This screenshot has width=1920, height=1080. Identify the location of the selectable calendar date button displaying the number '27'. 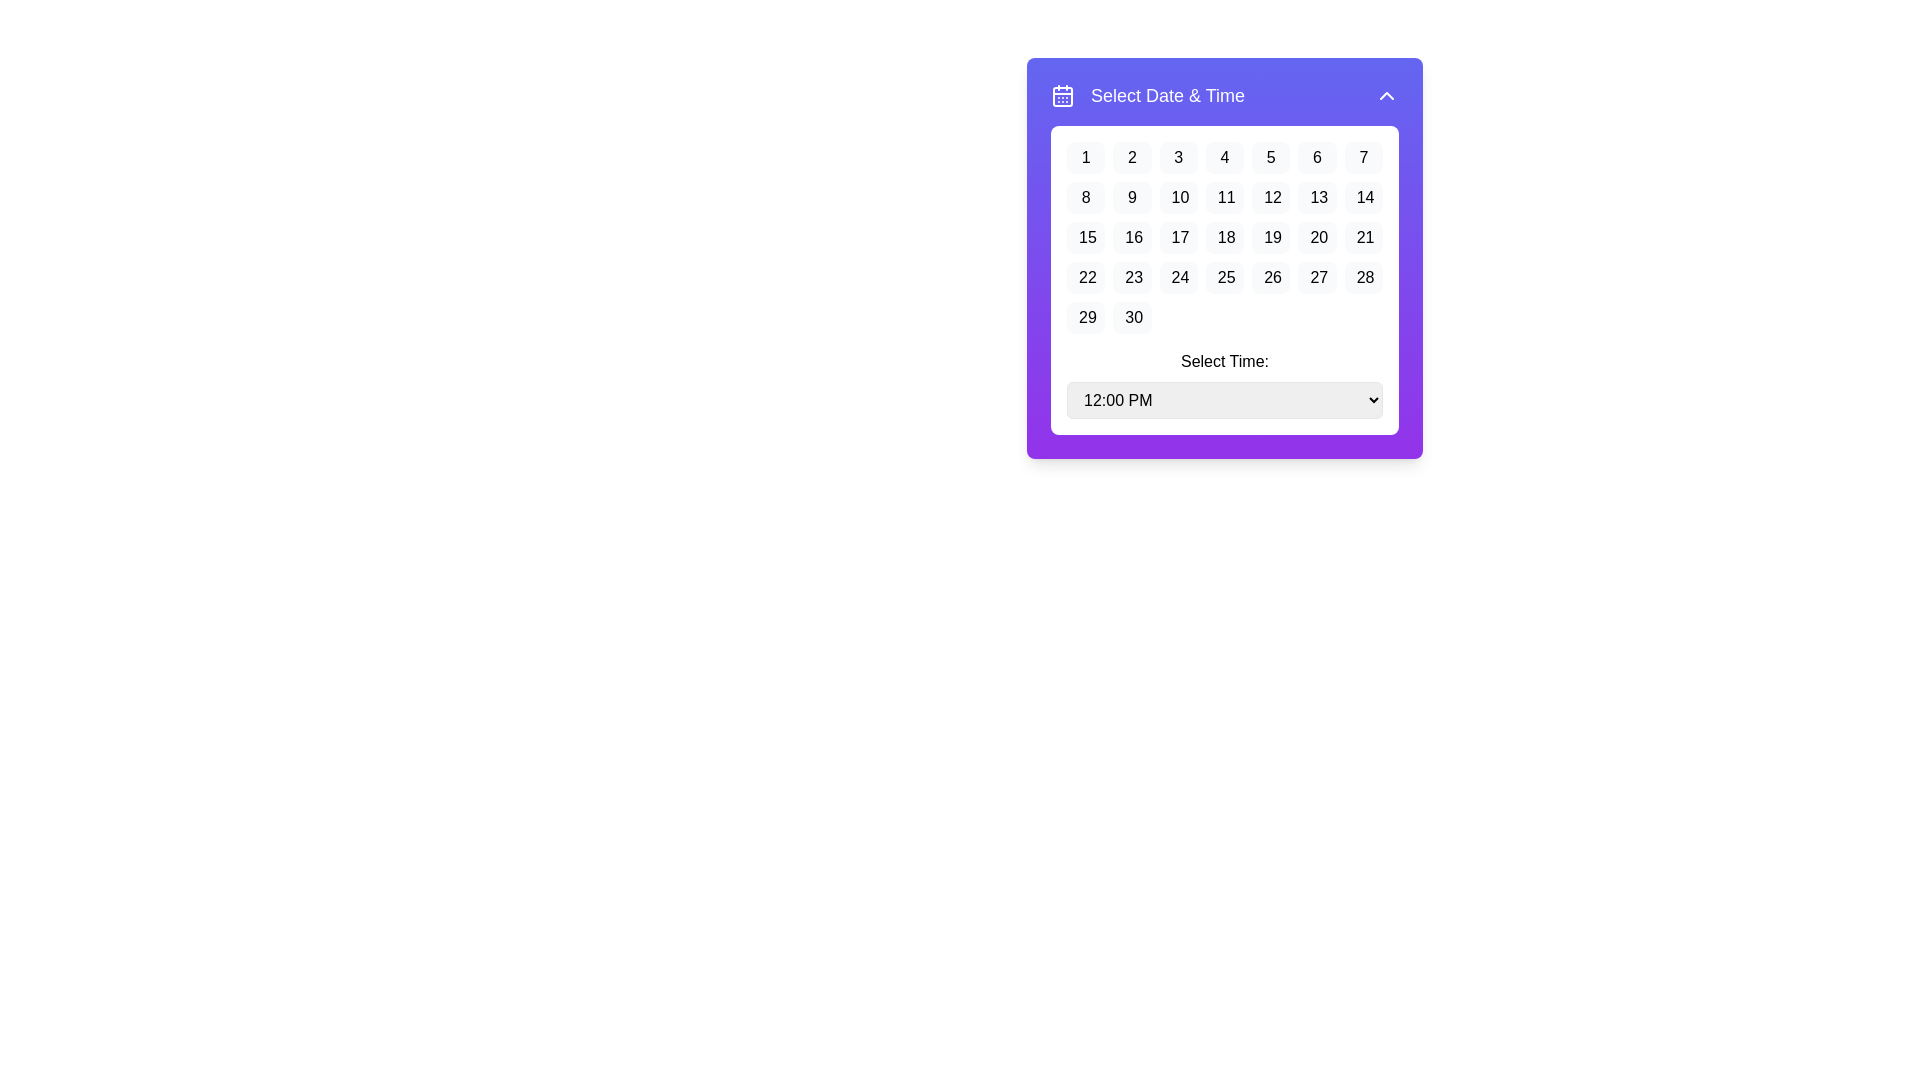
(1317, 277).